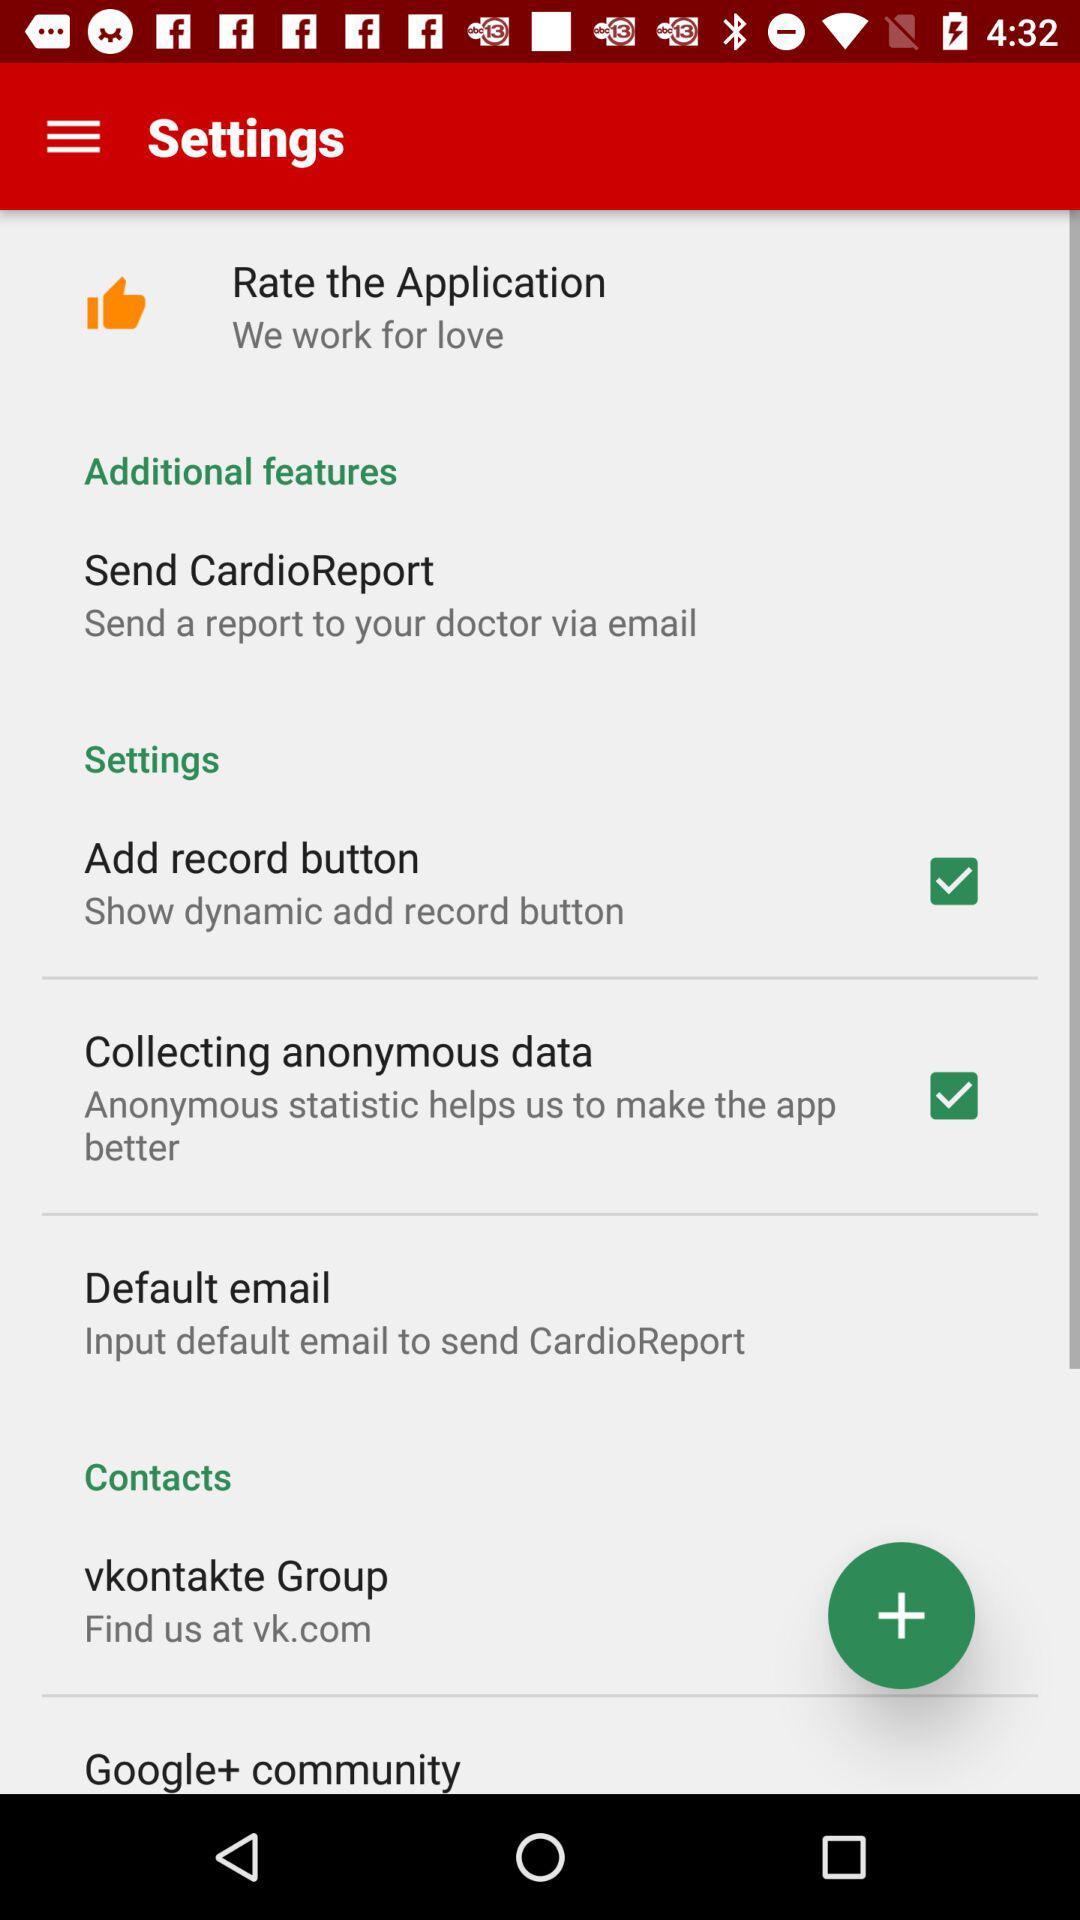 The image size is (1080, 1920). What do you see at coordinates (477, 1124) in the screenshot?
I see `anonymous statistic helps item` at bounding box center [477, 1124].